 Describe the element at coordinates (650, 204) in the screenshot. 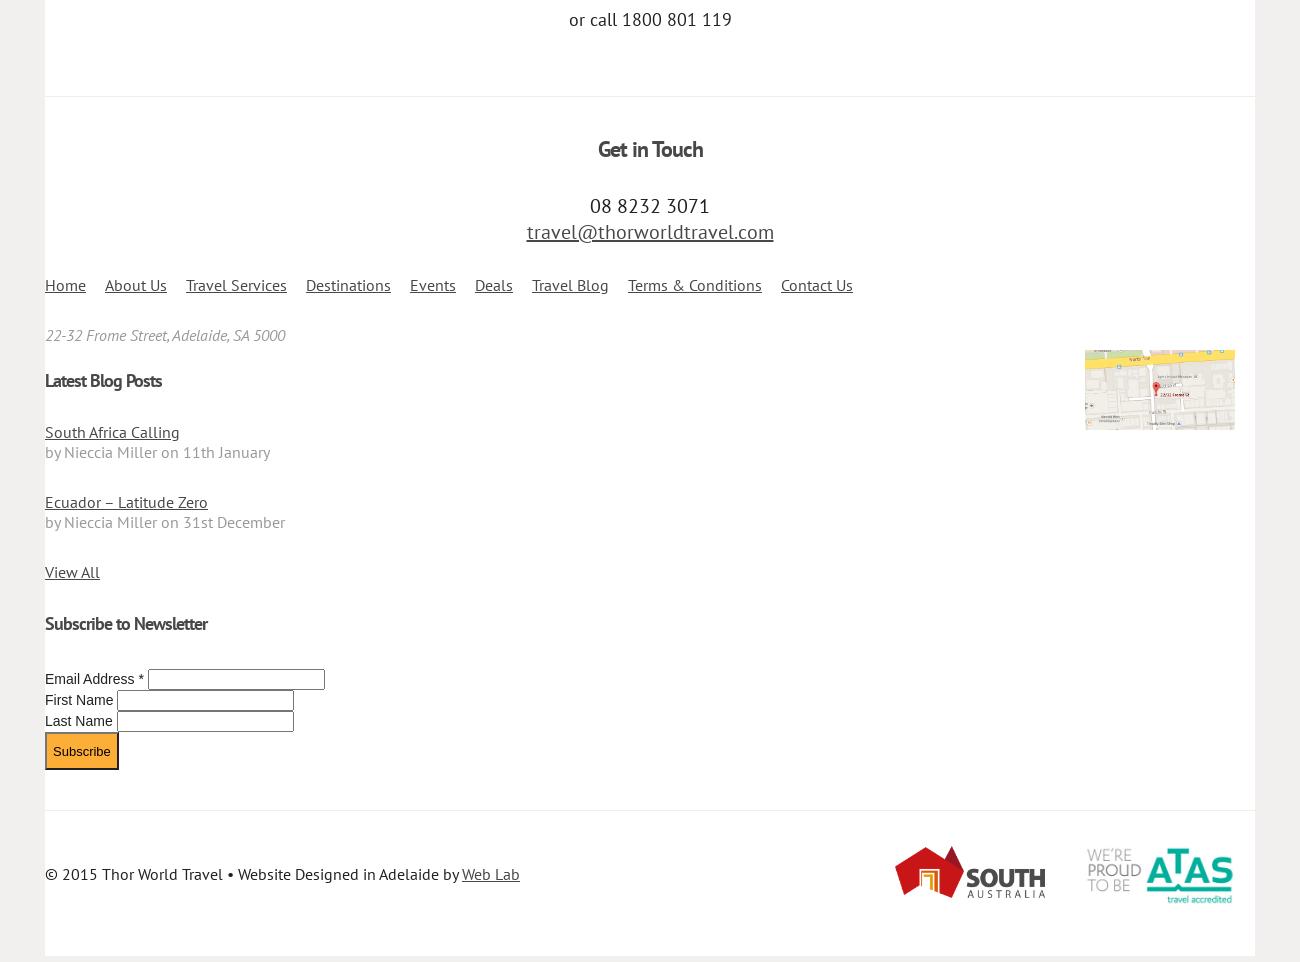

I see `'08 8232 3071'` at that location.